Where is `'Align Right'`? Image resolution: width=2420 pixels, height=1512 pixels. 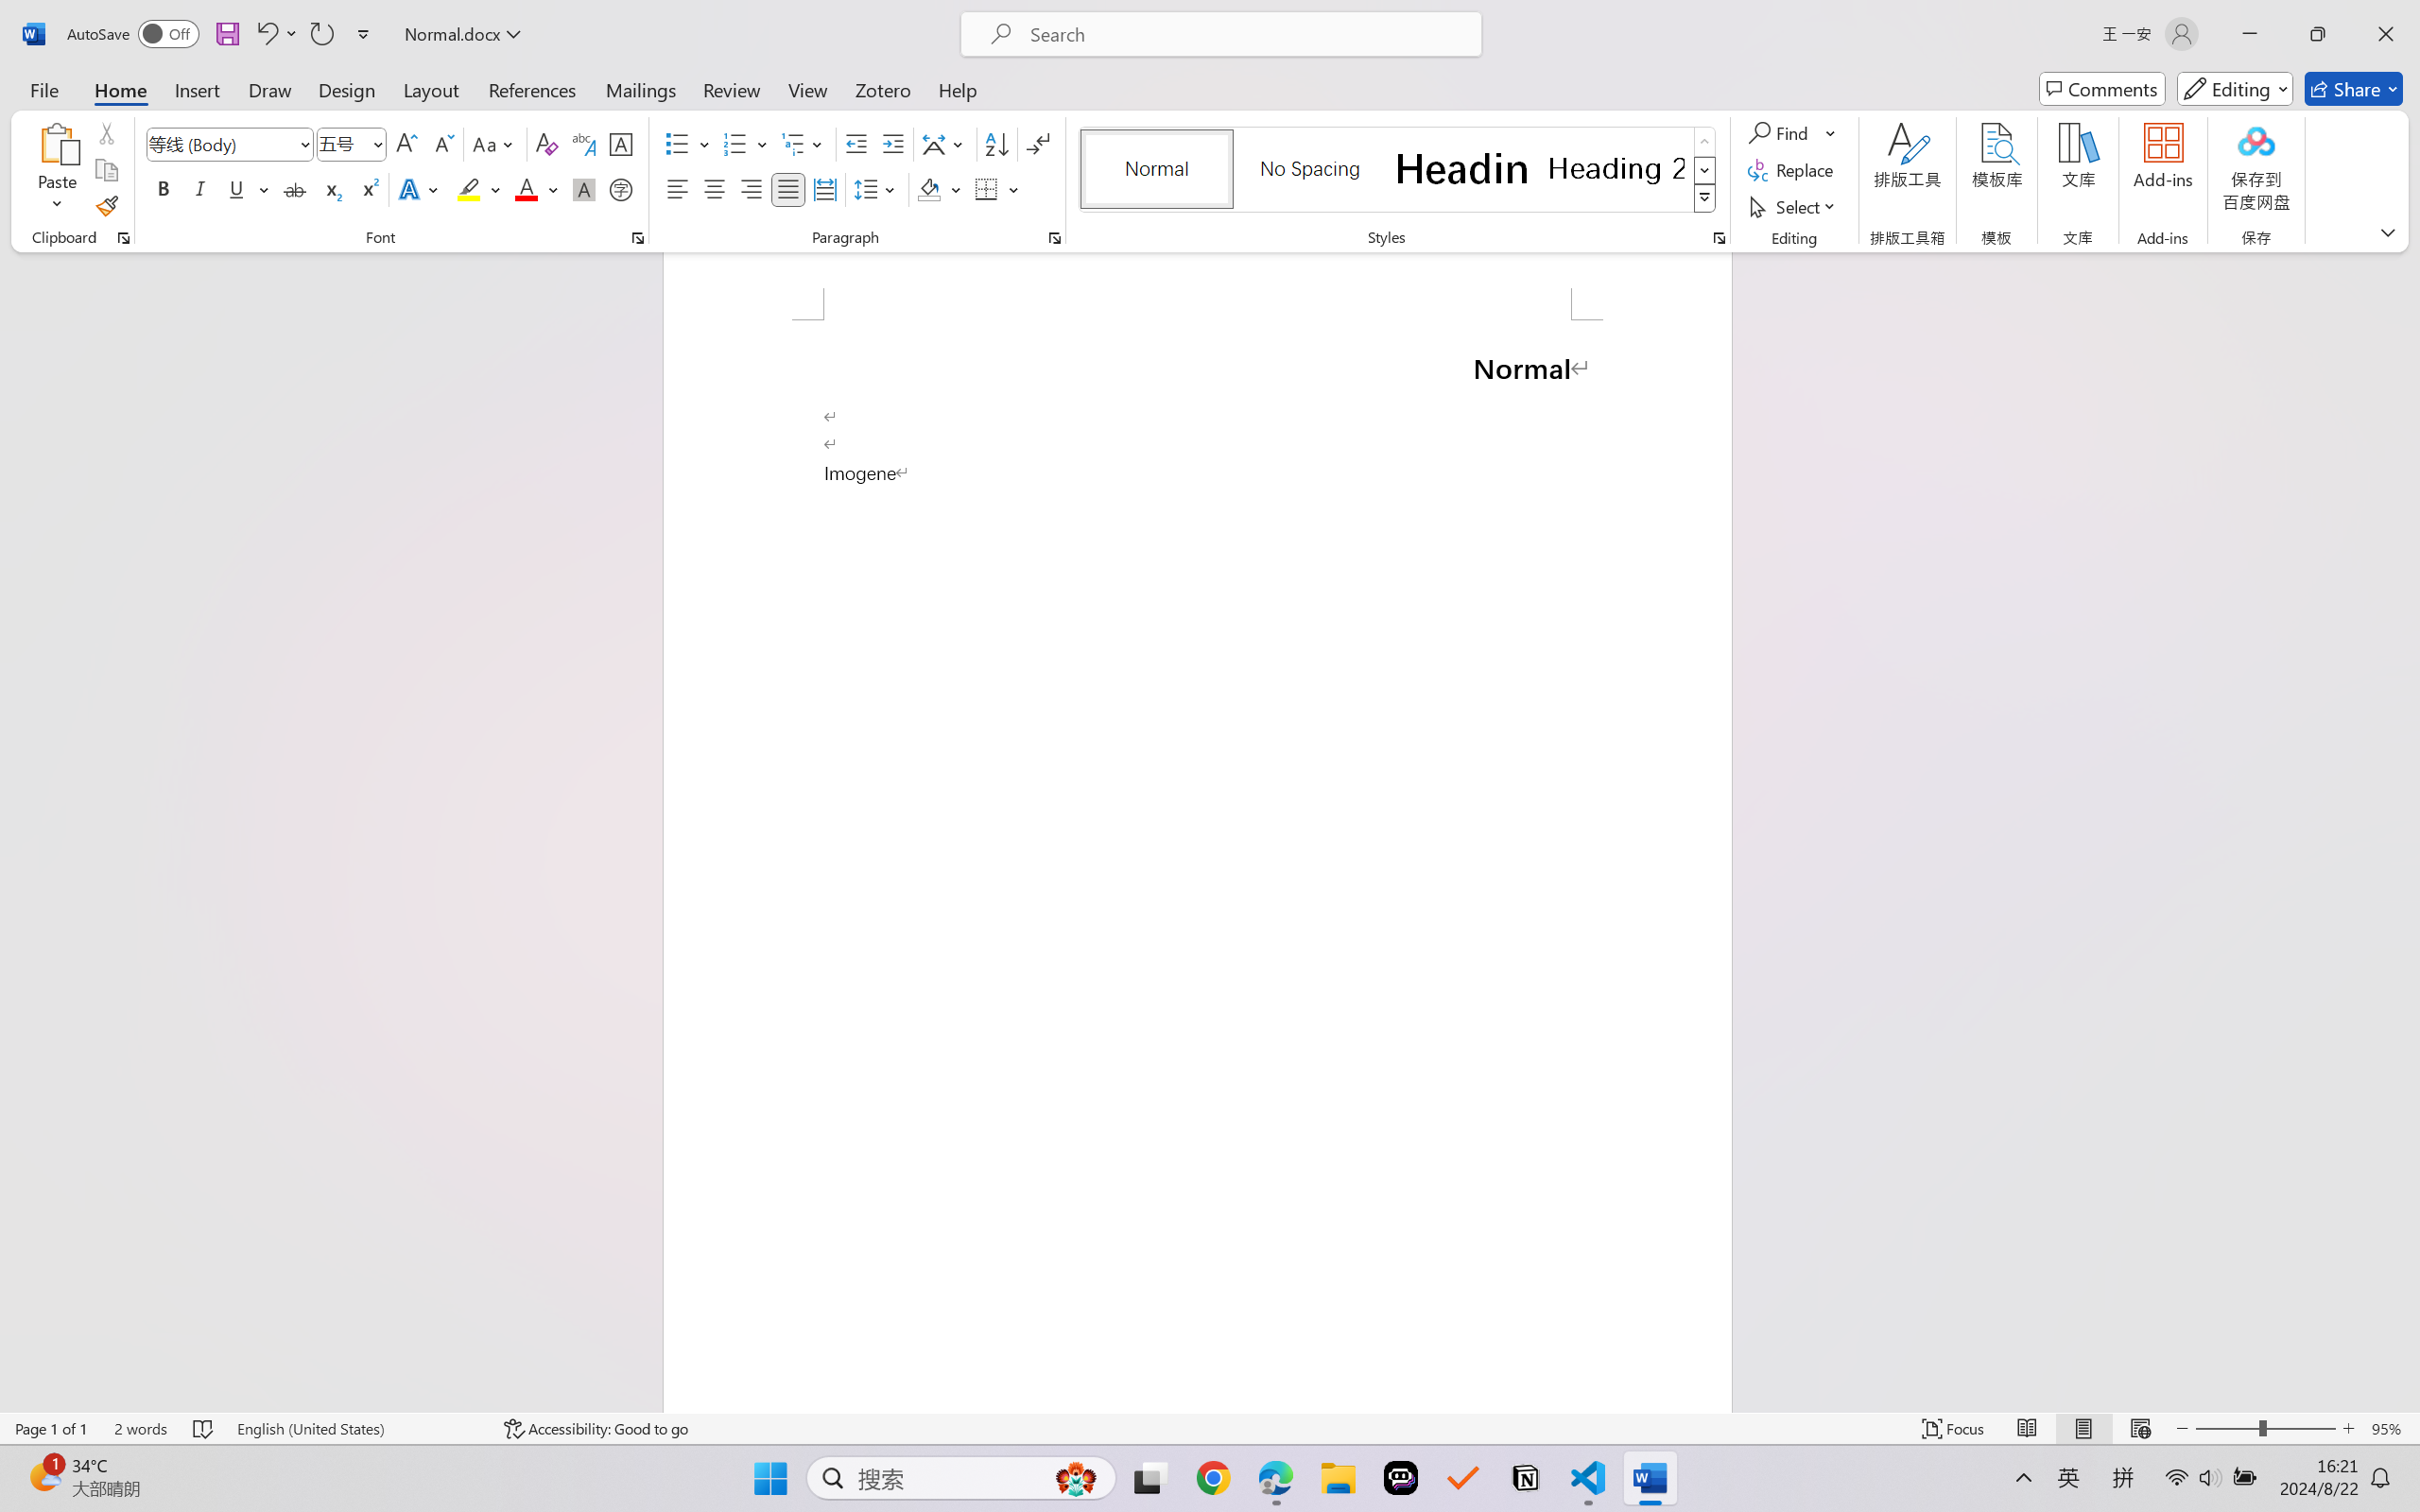 'Align Right' is located at coordinates (752, 188).